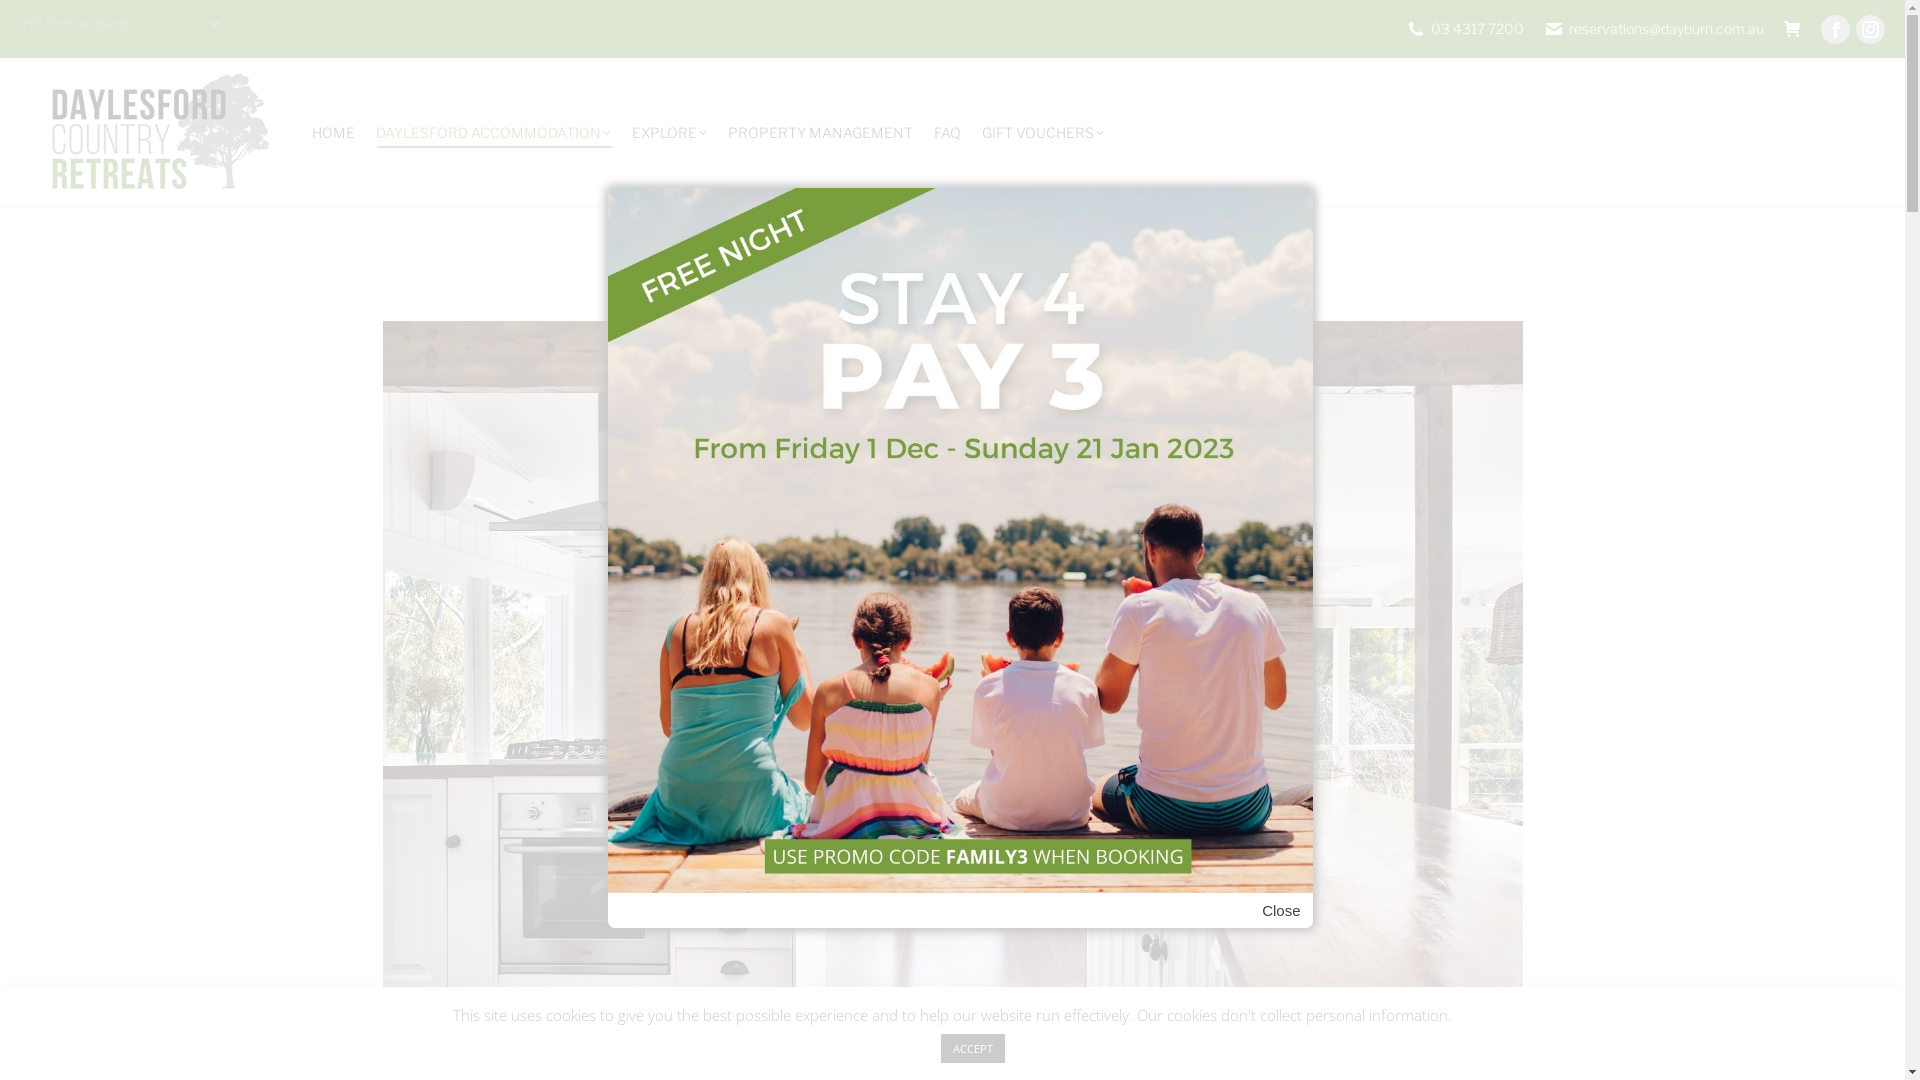 The width and height of the screenshot is (1920, 1080). Describe the element at coordinates (1835, 28) in the screenshot. I see `'Facebook page opens in new window'` at that location.